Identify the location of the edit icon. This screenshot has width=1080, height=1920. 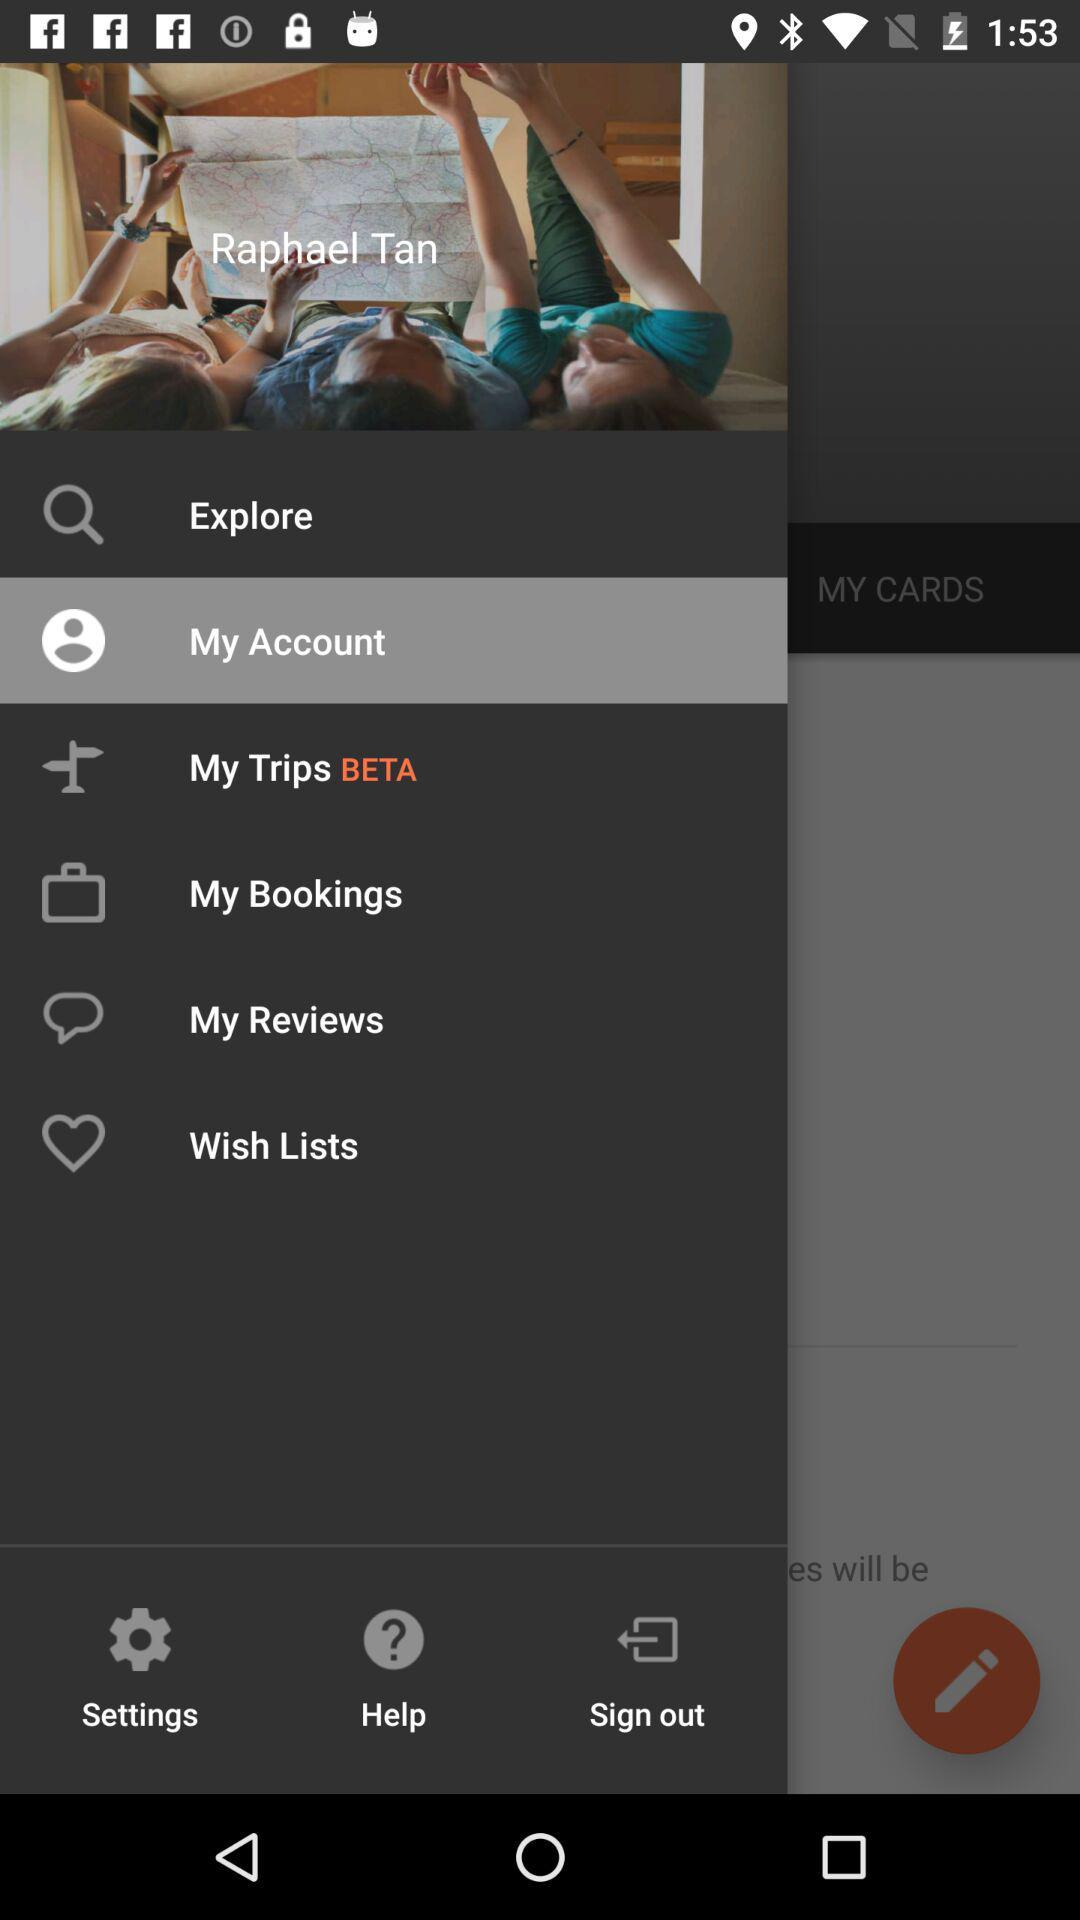
(965, 1680).